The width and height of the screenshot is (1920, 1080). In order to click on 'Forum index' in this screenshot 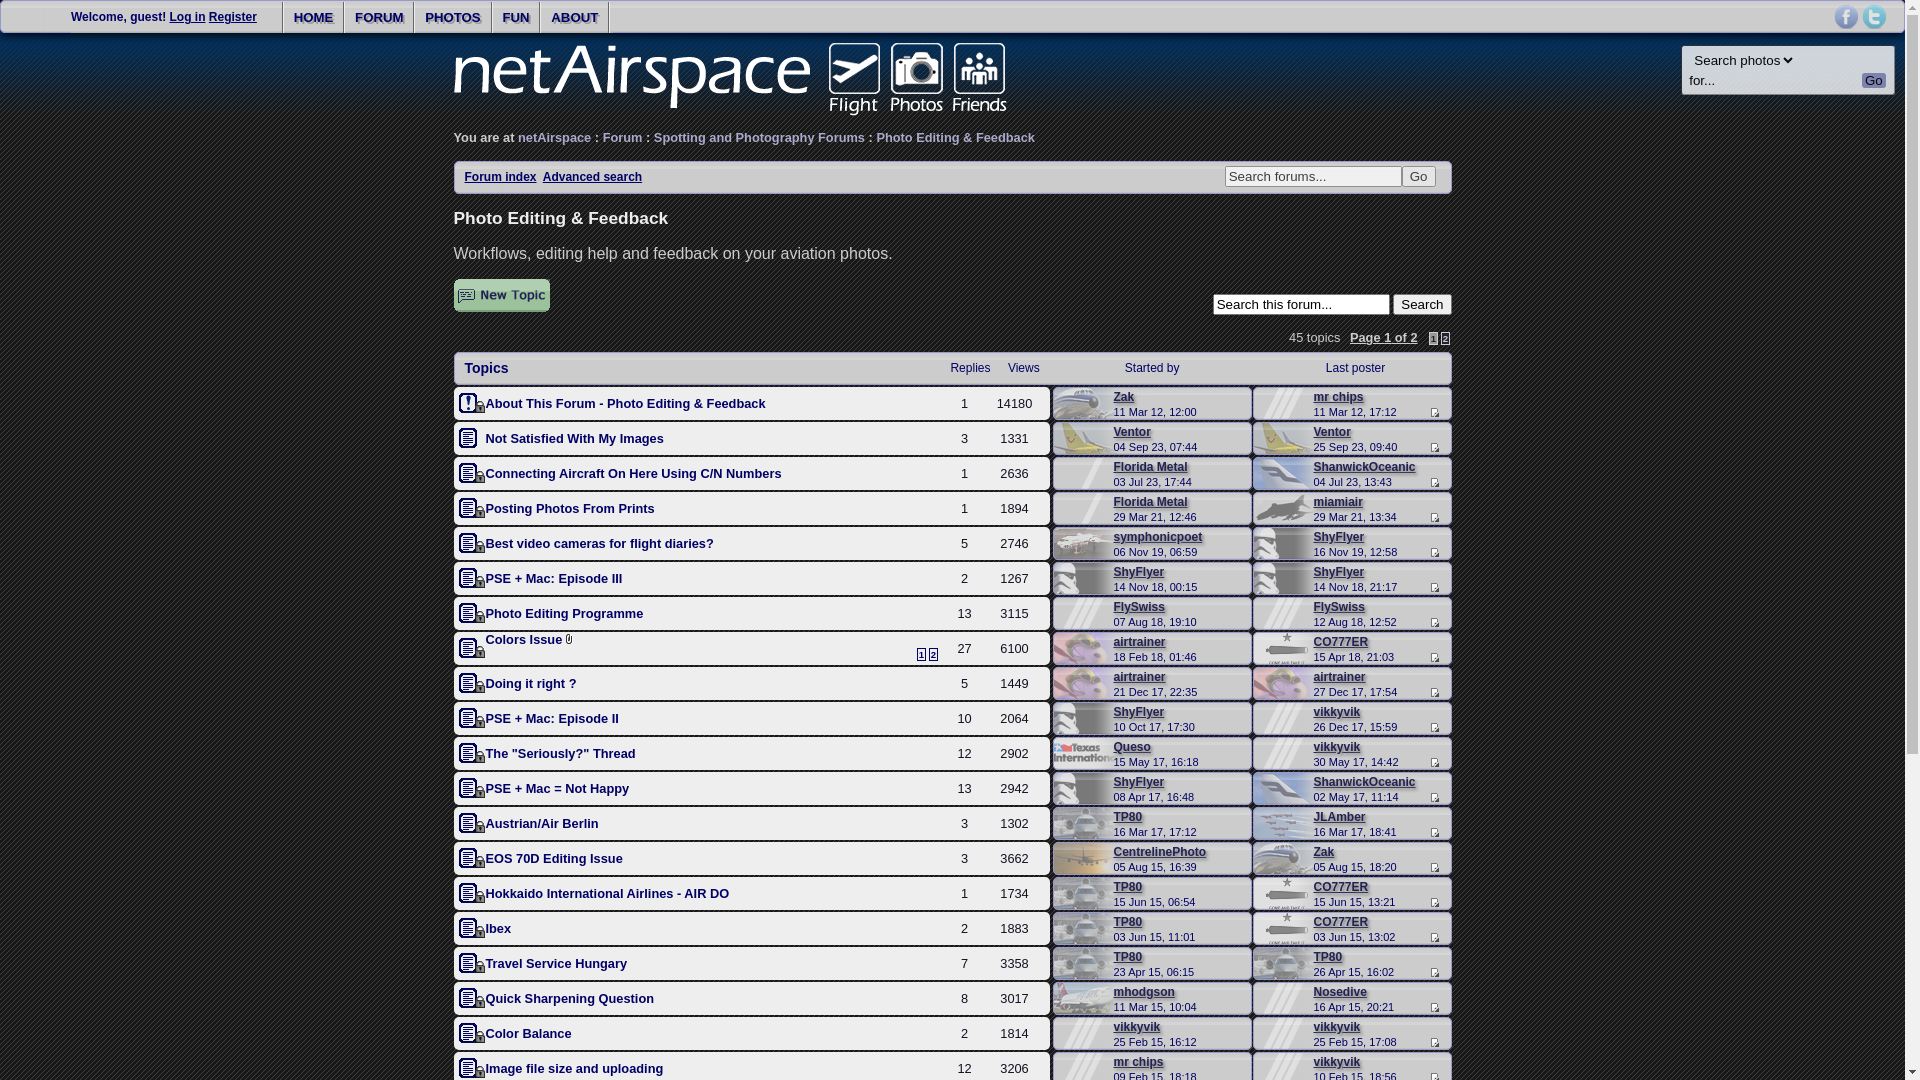, I will do `click(499, 176)`.